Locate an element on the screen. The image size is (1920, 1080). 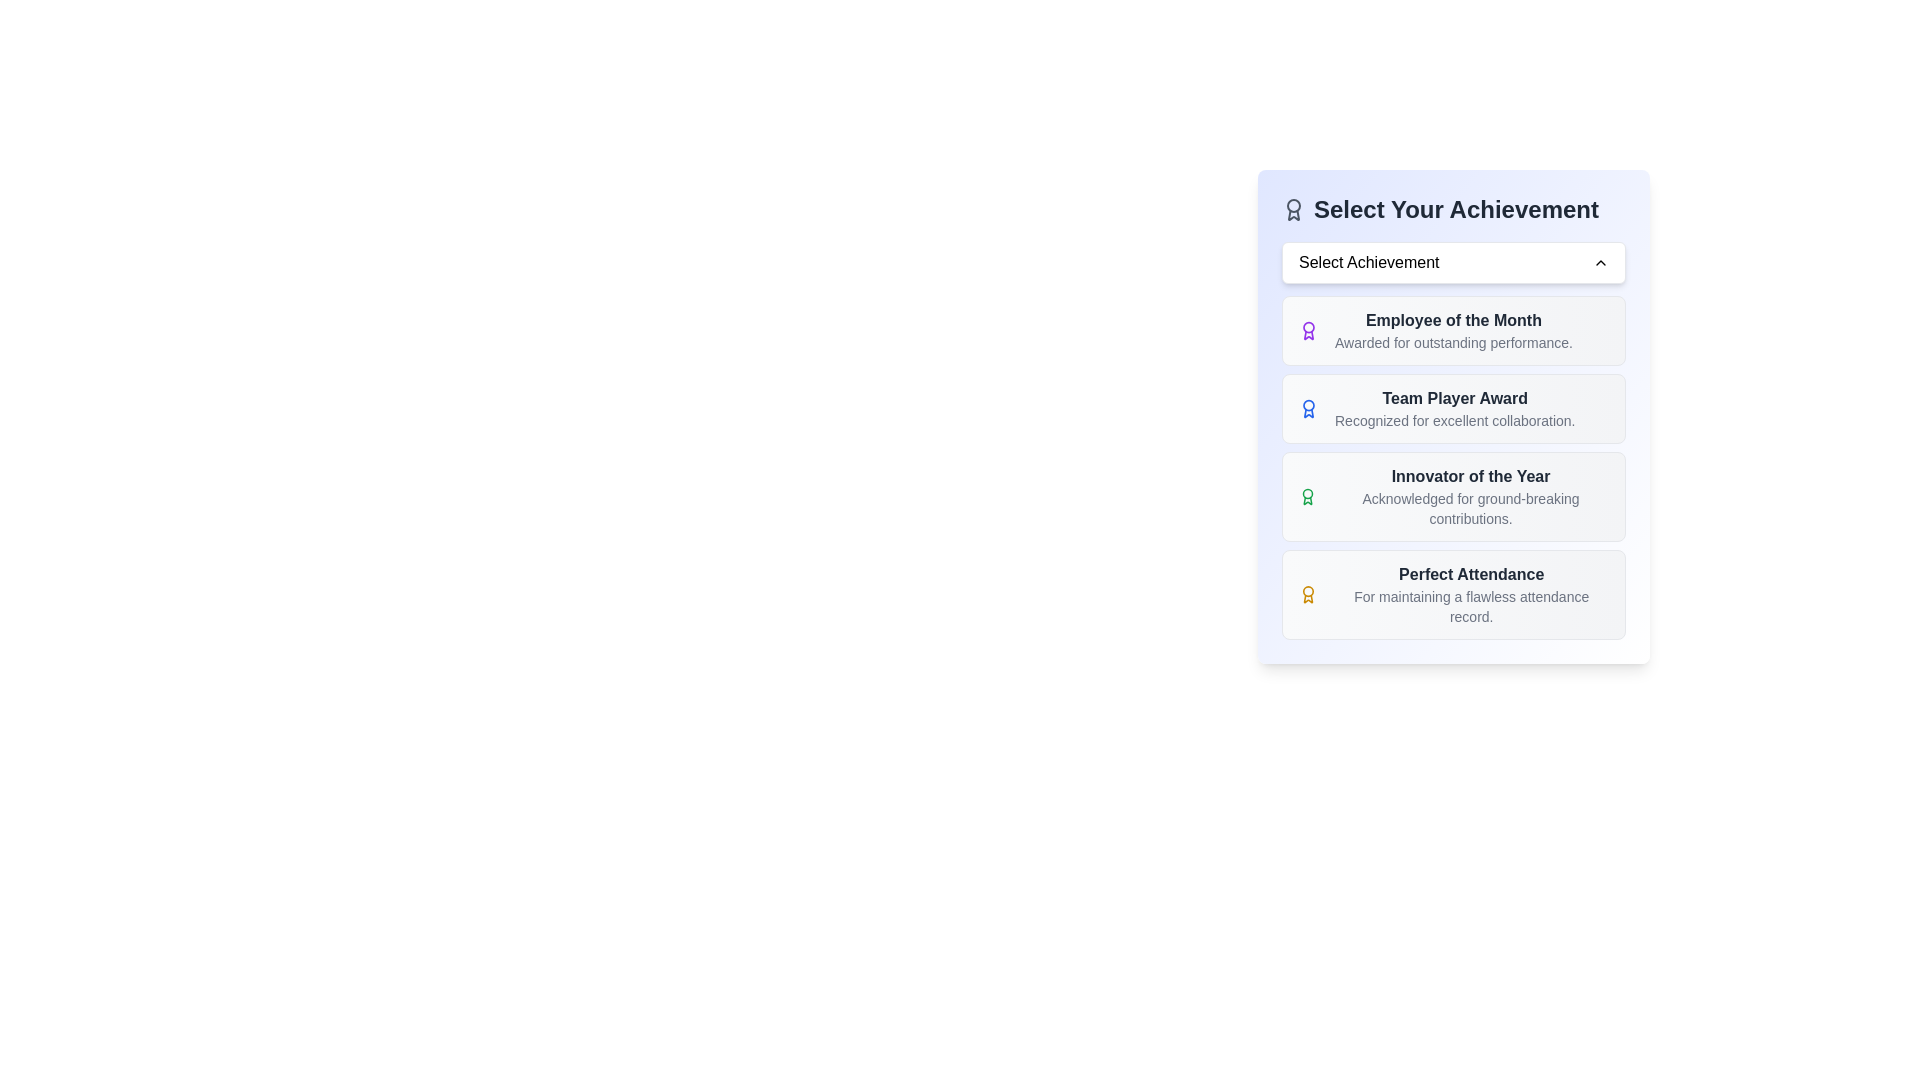
text of the second option in the achievement selection interface, which is located below 'Employee of the Month' and above 'Innovator of the Year' is located at coordinates (1455, 407).